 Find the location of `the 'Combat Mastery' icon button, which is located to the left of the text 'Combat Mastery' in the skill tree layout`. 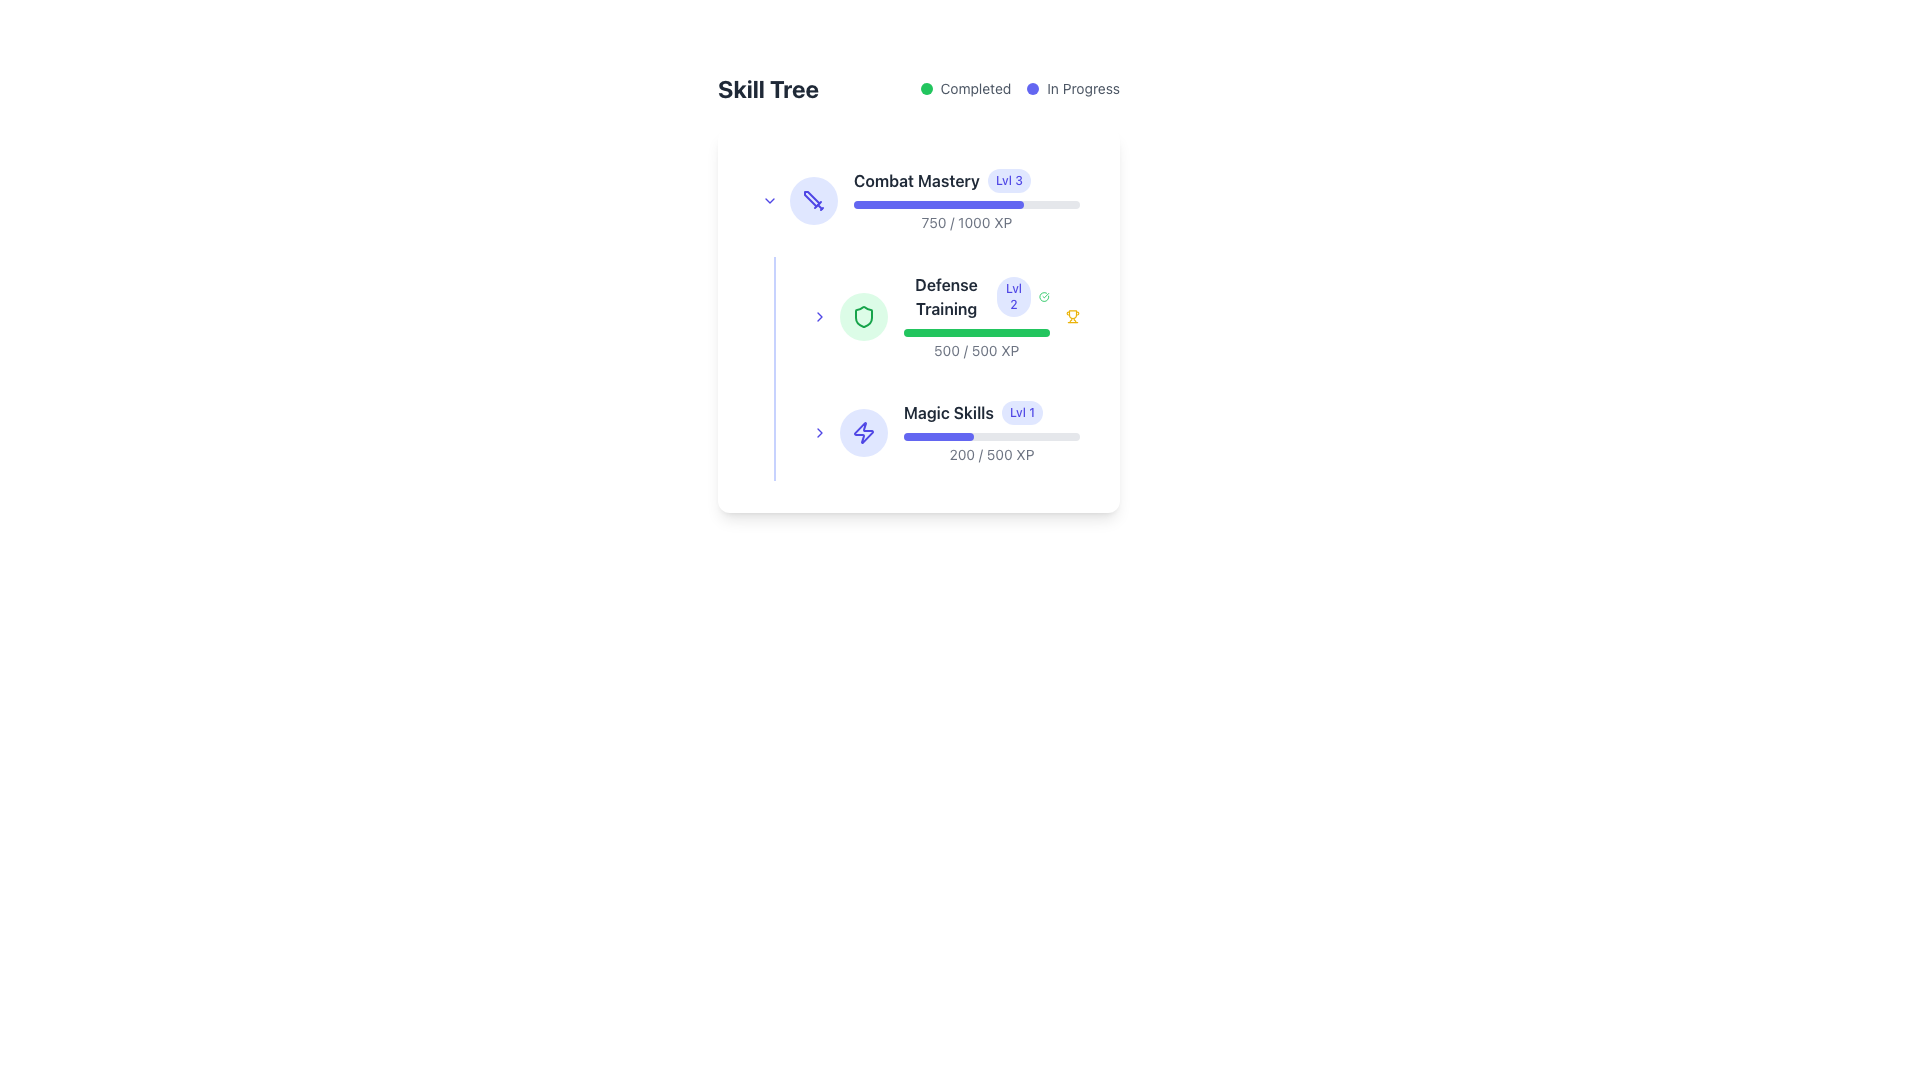

the 'Combat Mastery' icon button, which is located to the left of the text 'Combat Mastery' in the skill tree layout is located at coordinates (814, 200).